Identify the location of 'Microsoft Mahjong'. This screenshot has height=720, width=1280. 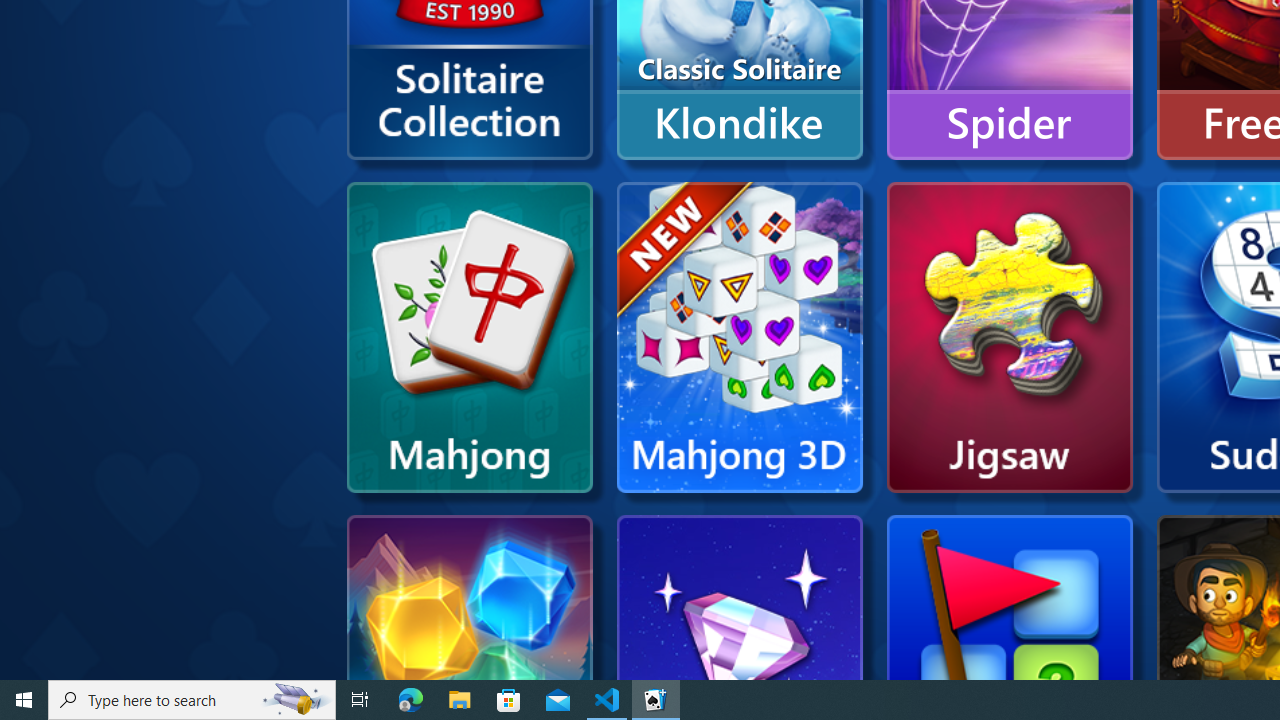
(468, 336).